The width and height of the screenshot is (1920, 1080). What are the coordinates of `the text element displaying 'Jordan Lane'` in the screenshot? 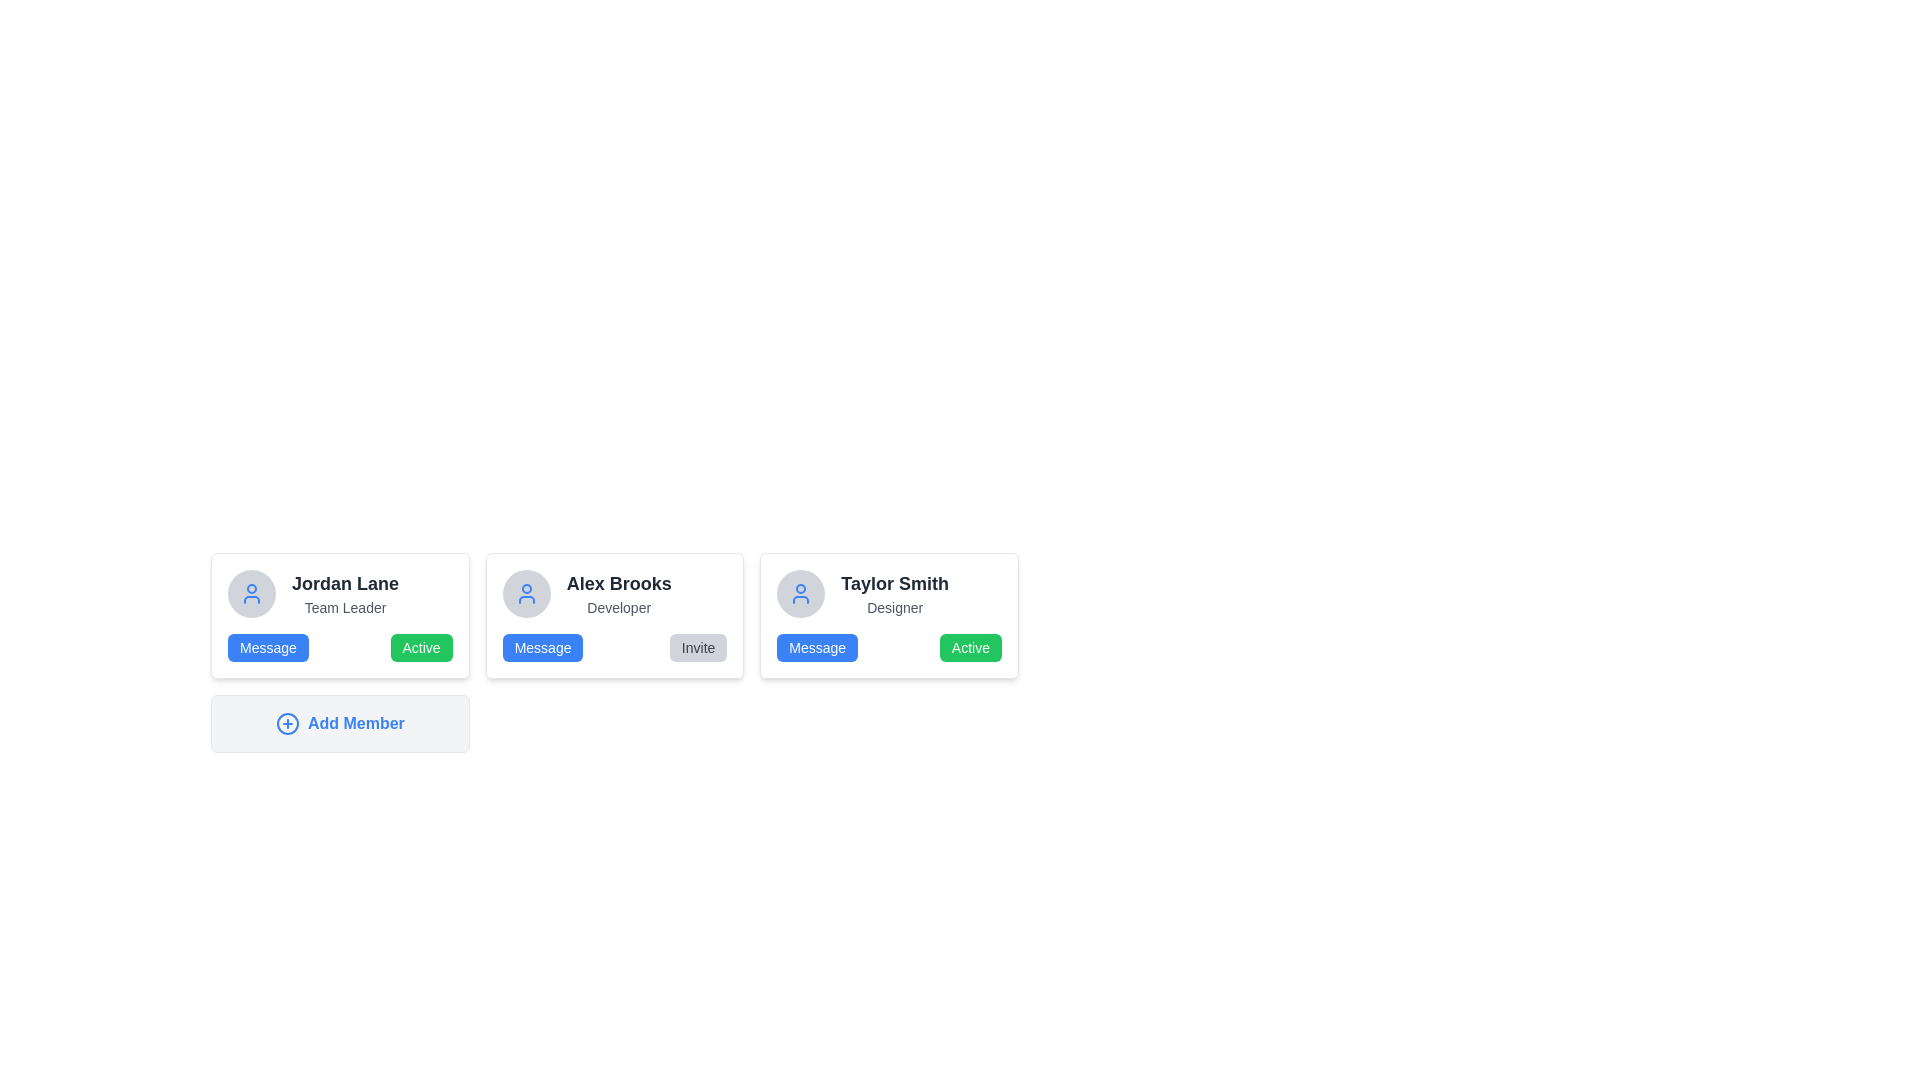 It's located at (345, 583).